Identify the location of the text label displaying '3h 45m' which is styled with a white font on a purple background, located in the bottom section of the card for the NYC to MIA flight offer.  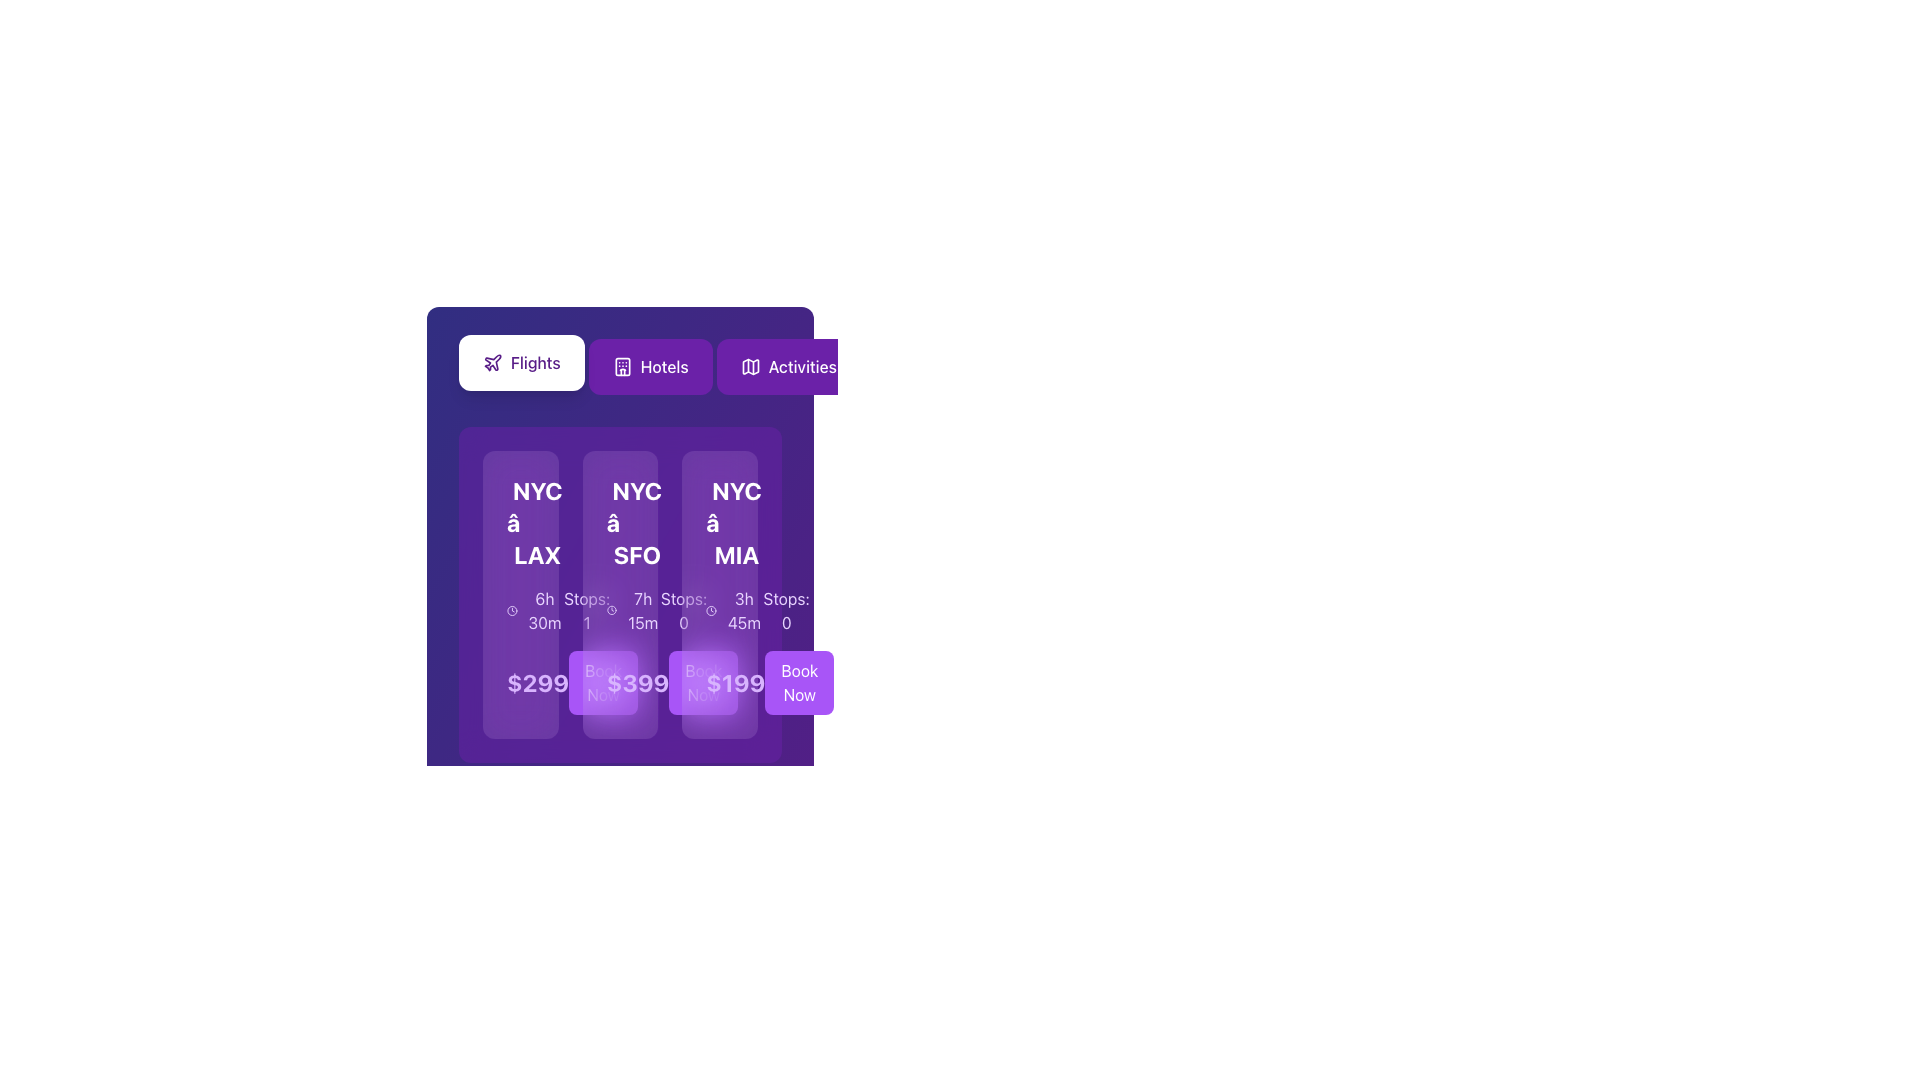
(743, 609).